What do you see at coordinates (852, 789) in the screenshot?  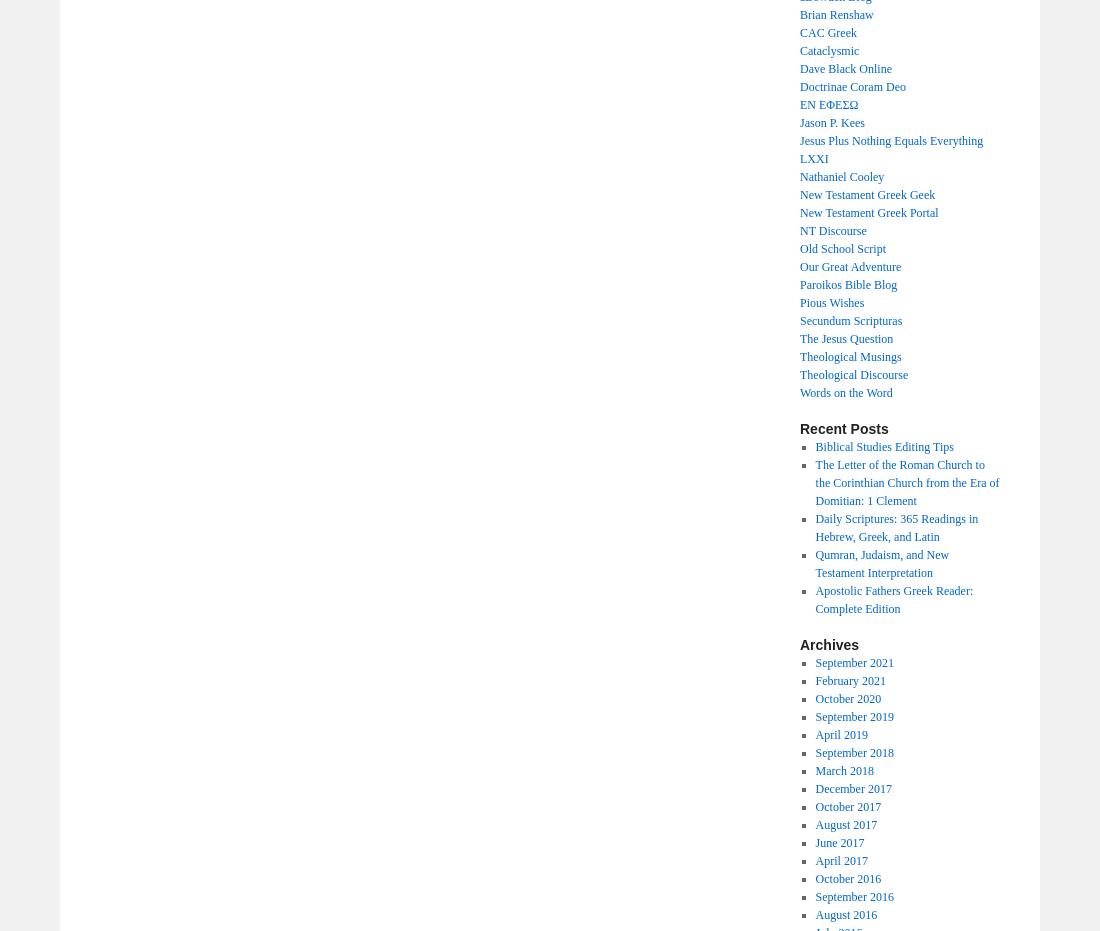 I see `'December 2017'` at bounding box center [852, 789].